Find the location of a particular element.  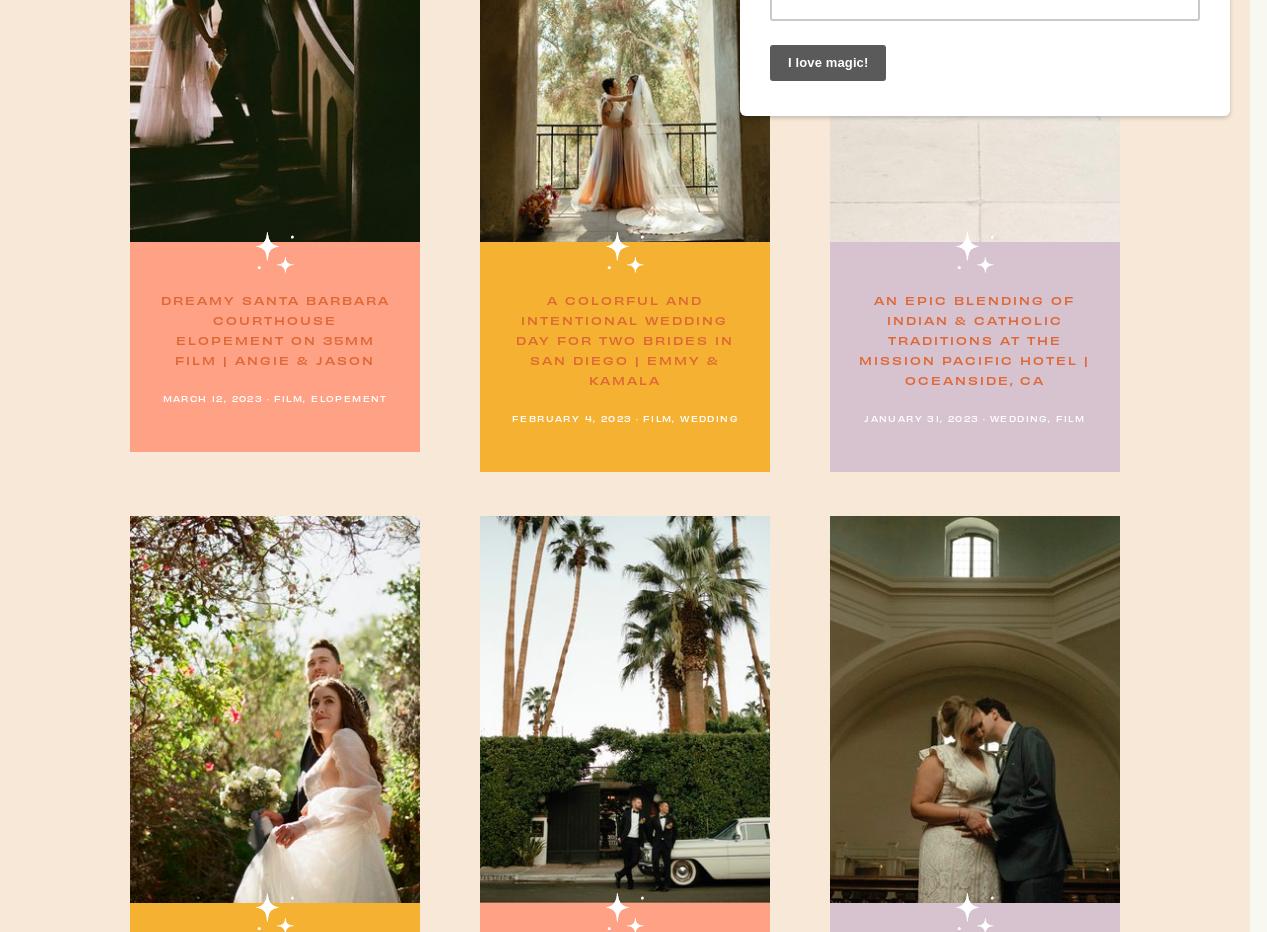

'A Colorful and Intentional Wedding Day for two Brides in San Diego | Emmy & Kamala' is located at coordinates (622, 338).